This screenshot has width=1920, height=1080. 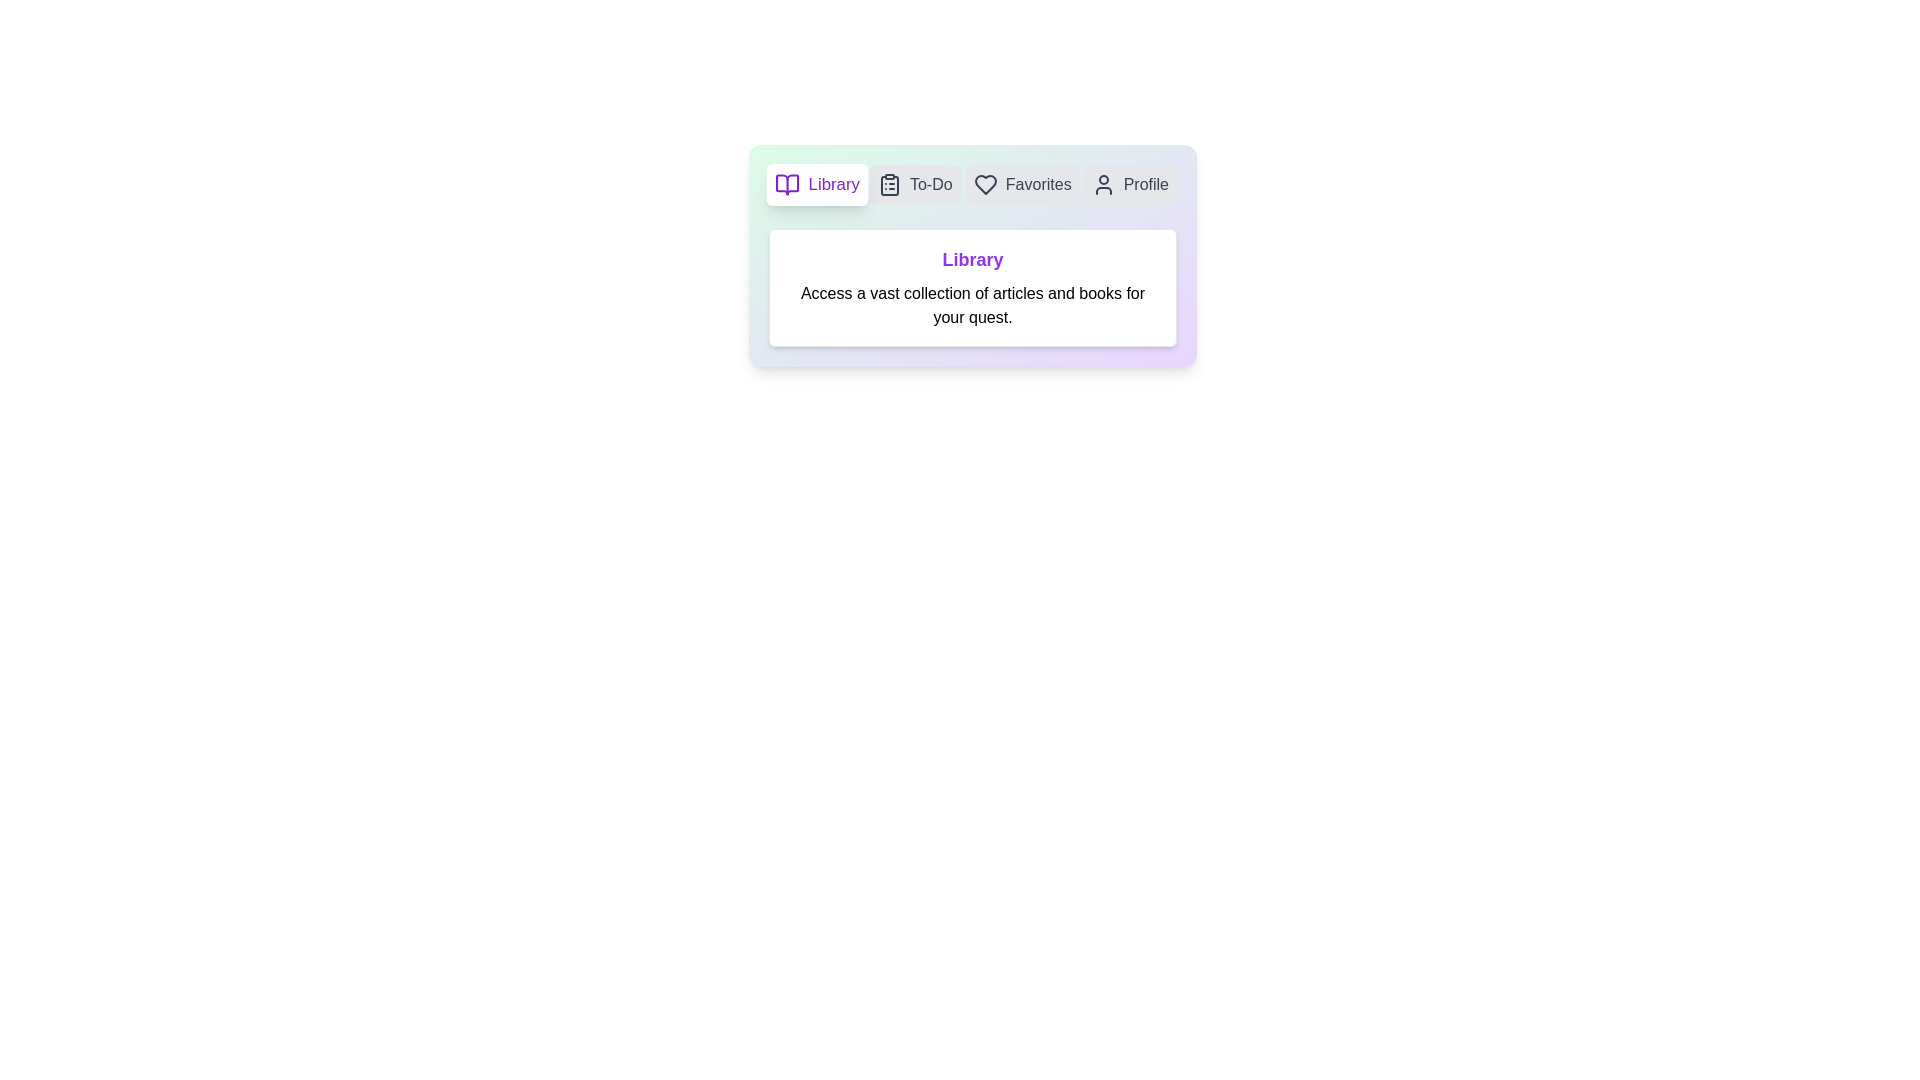 I want to click on the tab labeled Profile to preview its interactive state, so click(x=1129, y=185).